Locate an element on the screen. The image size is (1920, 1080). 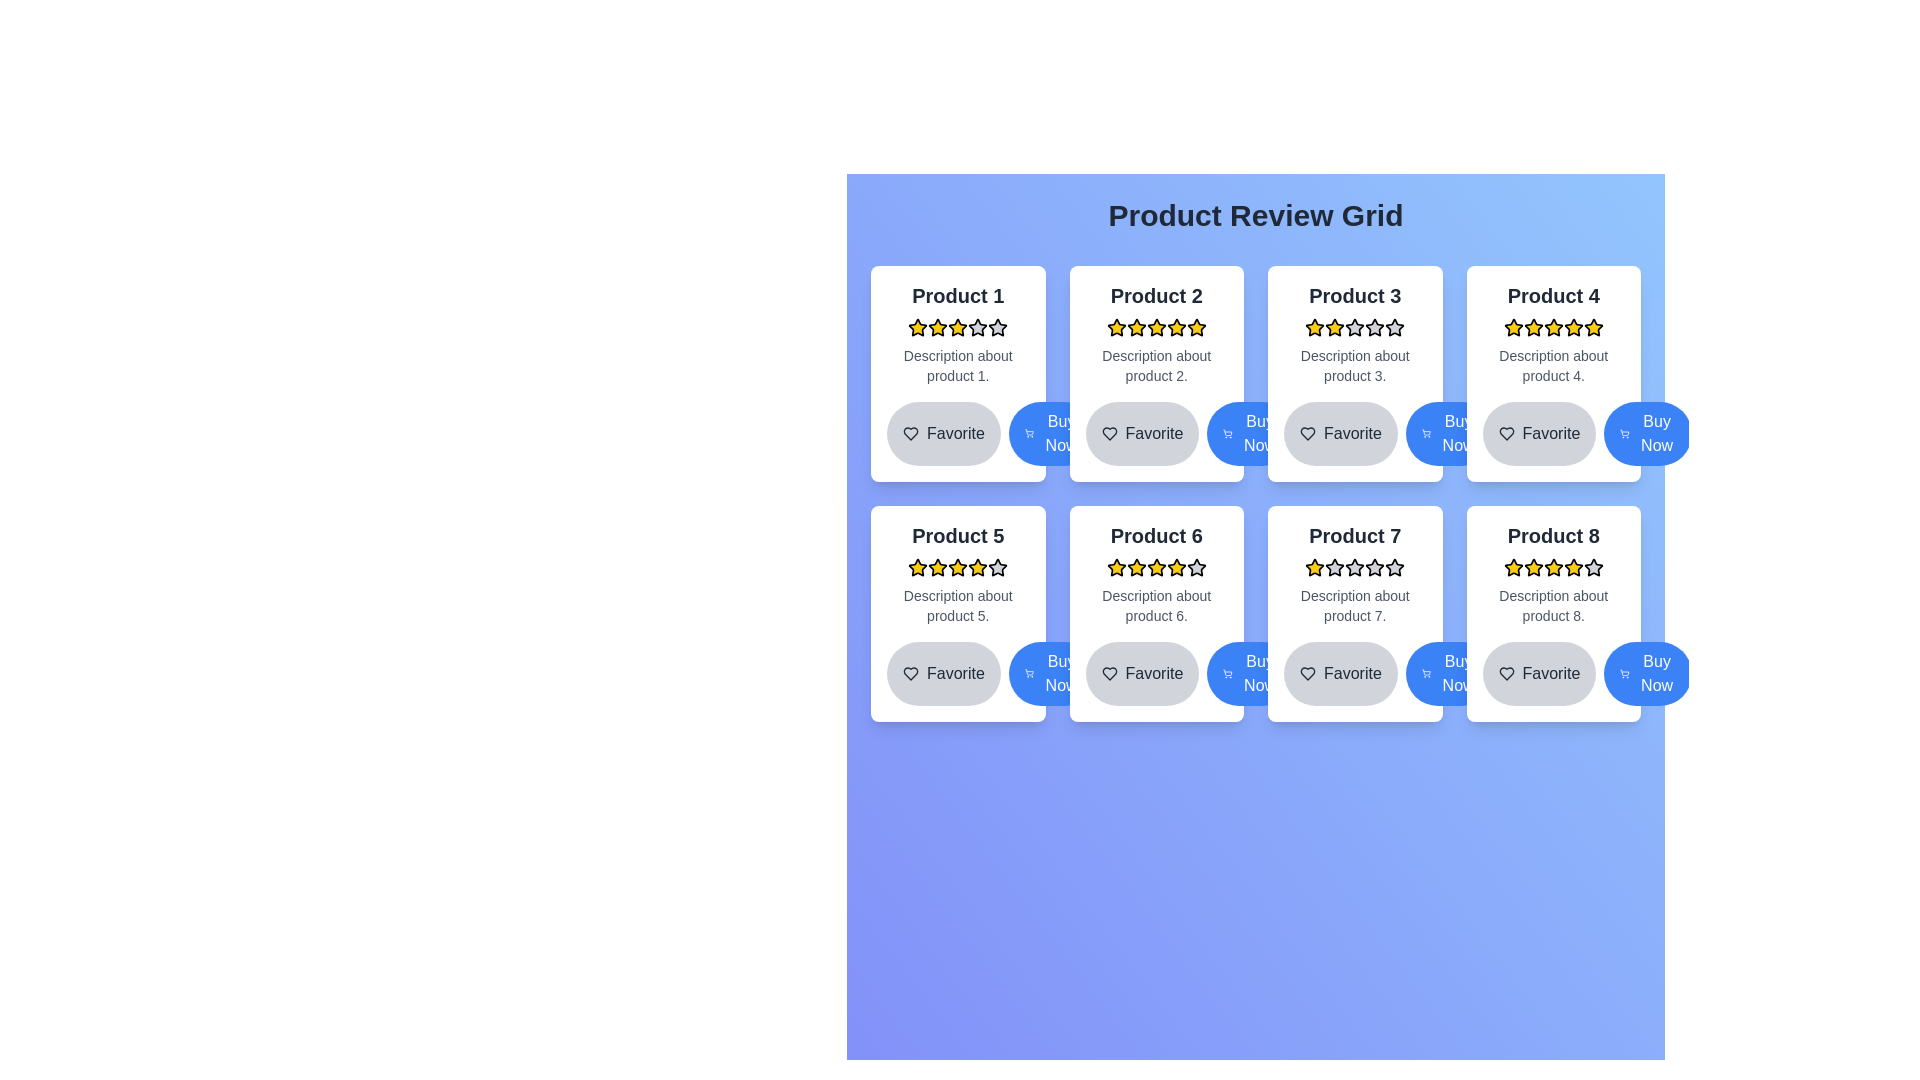
the 'Favorite' button, which is a rounded button with a light gray background and dark gray text, to mark 'Product 3' as a favorite is located at coordinates (1340, 433).